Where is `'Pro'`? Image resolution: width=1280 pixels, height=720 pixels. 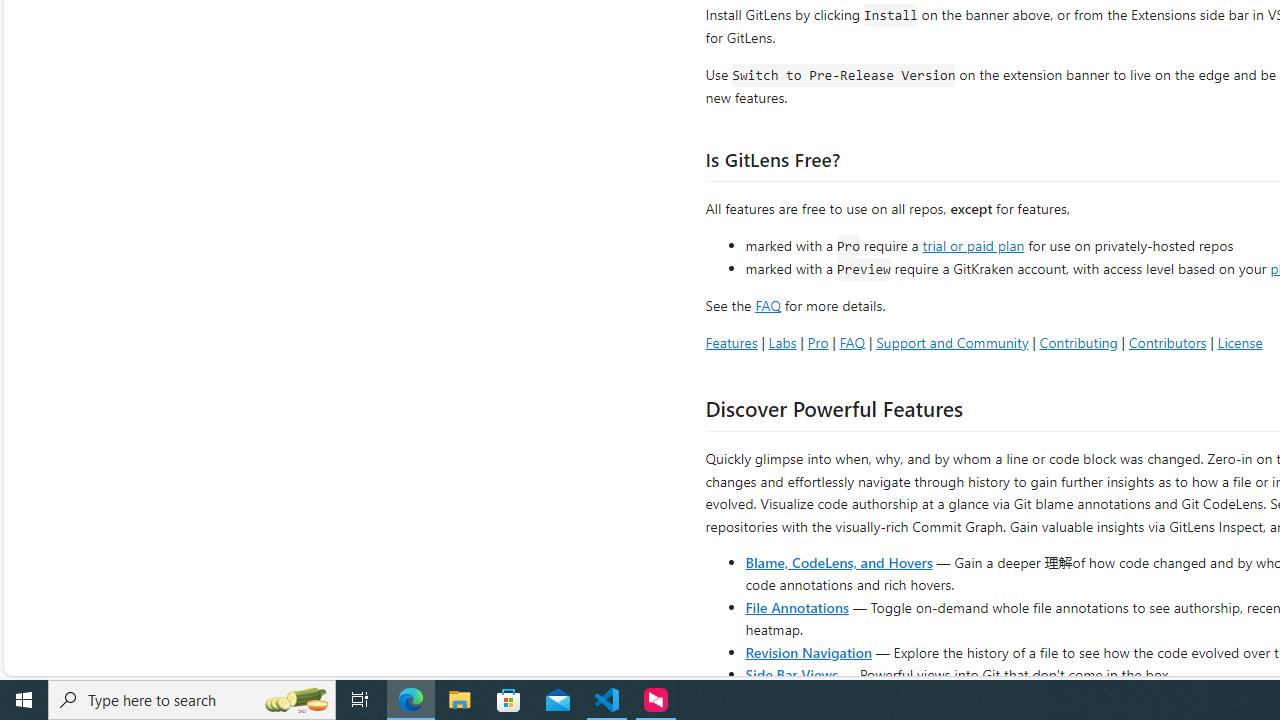 'Pro' is located at coordinates (817, 341).